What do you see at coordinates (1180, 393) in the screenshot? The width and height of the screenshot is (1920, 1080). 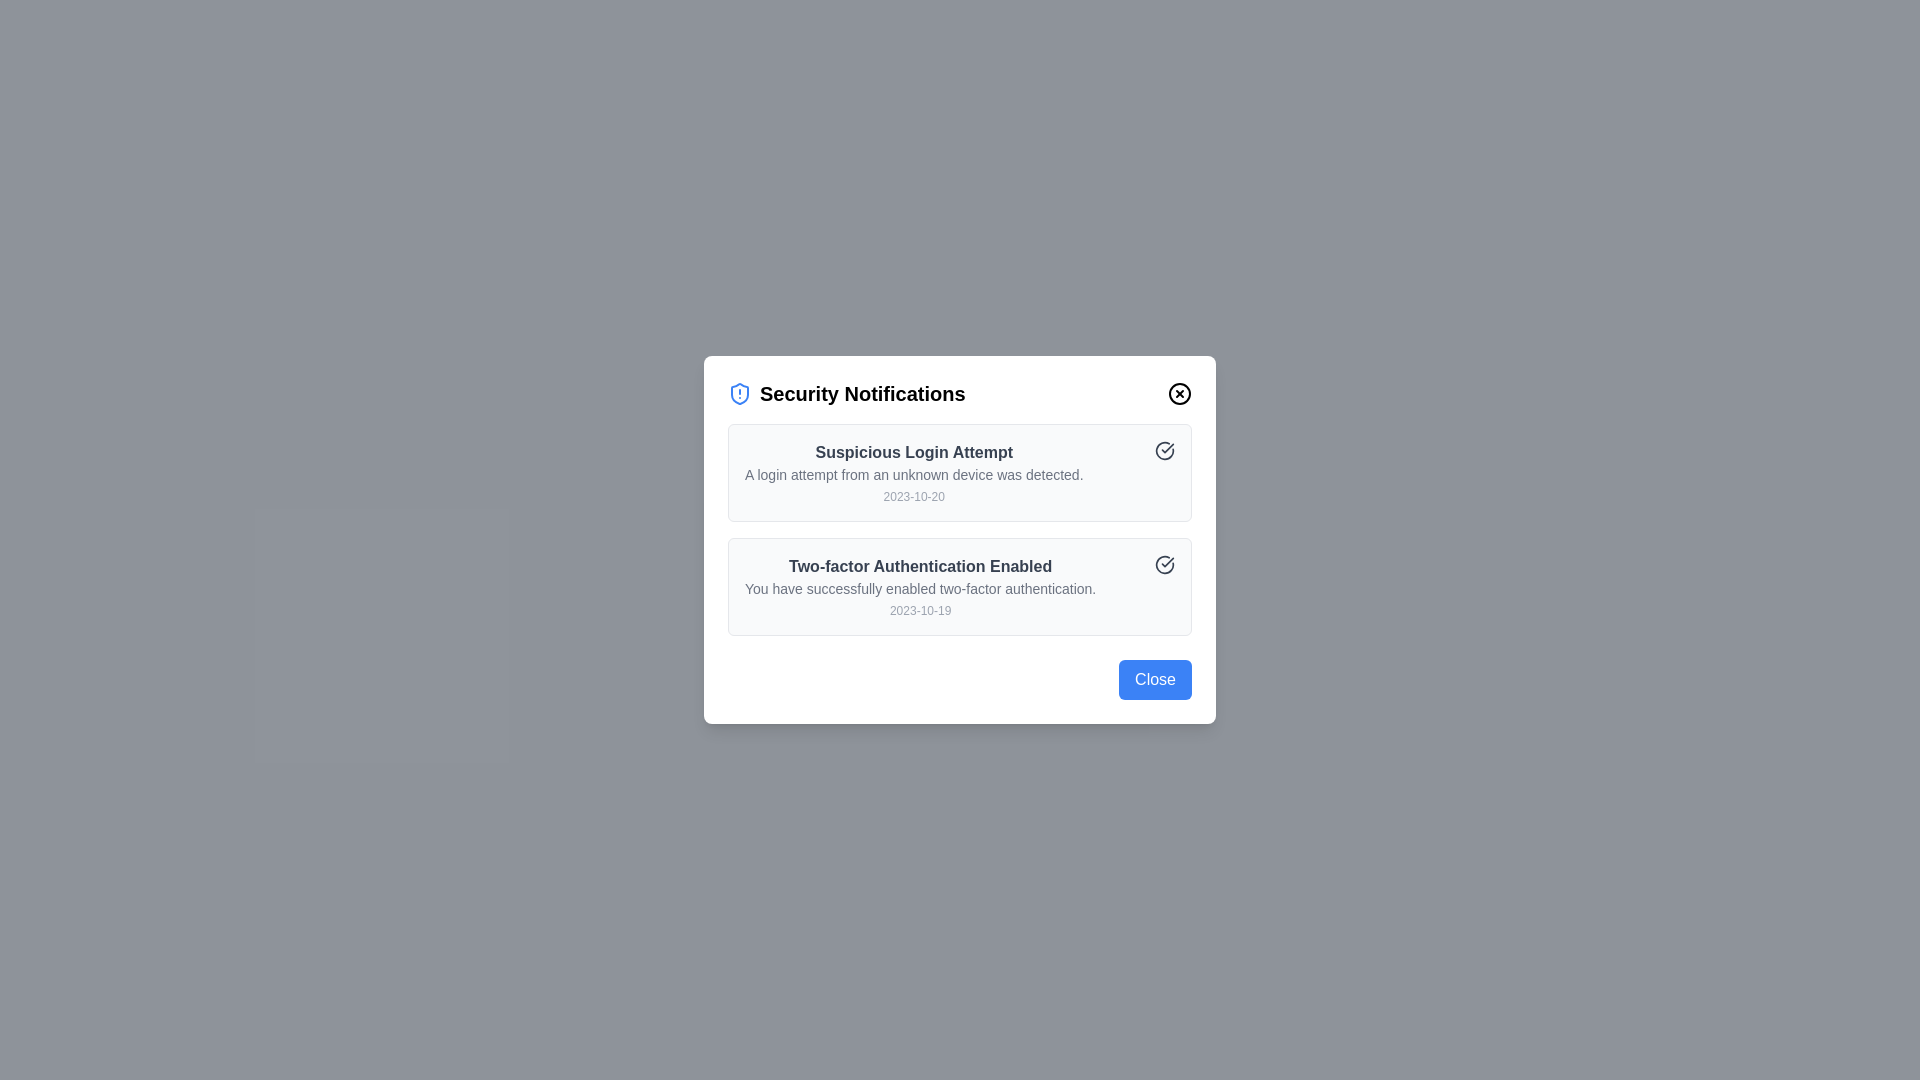 I see `the circular icon button with an 'x' symbol located to the right of the 'Security Notifications' title` at bounding box center [1180, 393].